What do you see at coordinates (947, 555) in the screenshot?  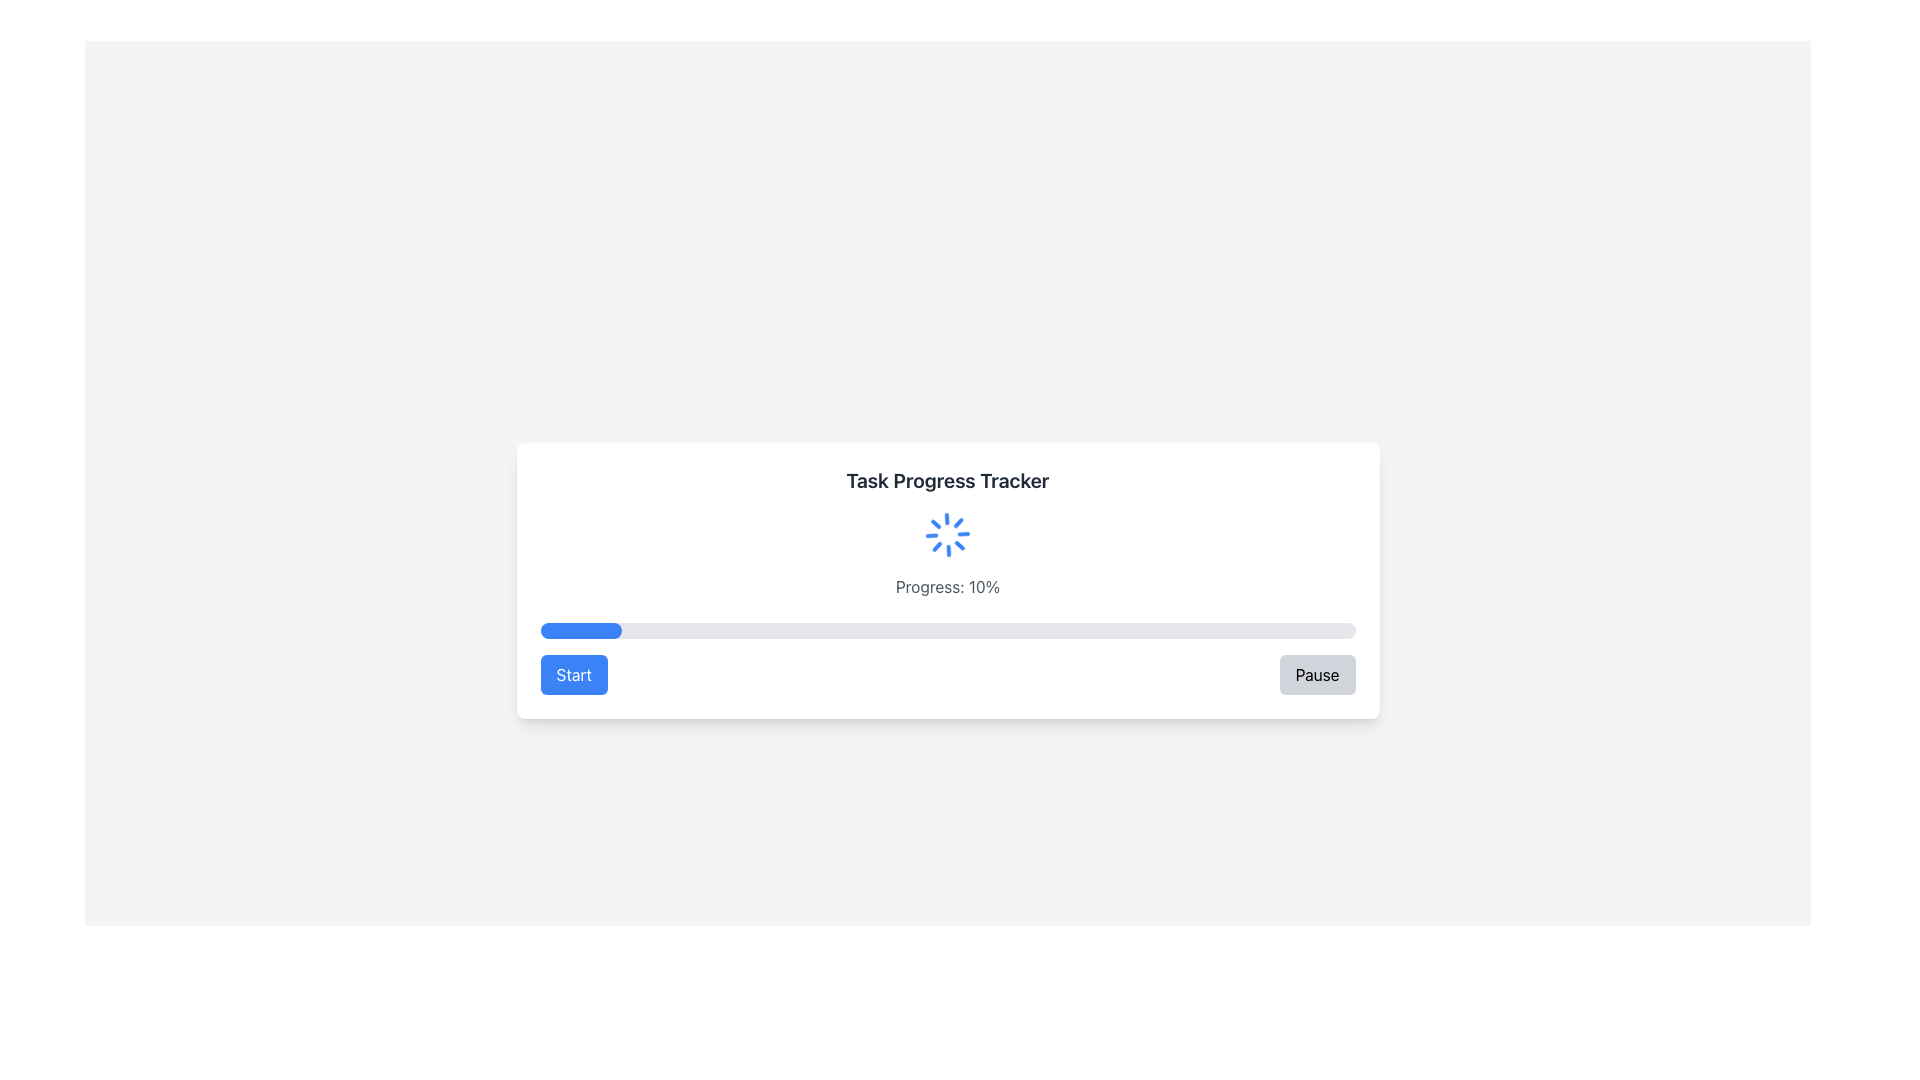 I see `the spinning loader component that displays 'Progress: 0%' below the heading 'Task Progress Tracker'` at bounding box center [947, 555].